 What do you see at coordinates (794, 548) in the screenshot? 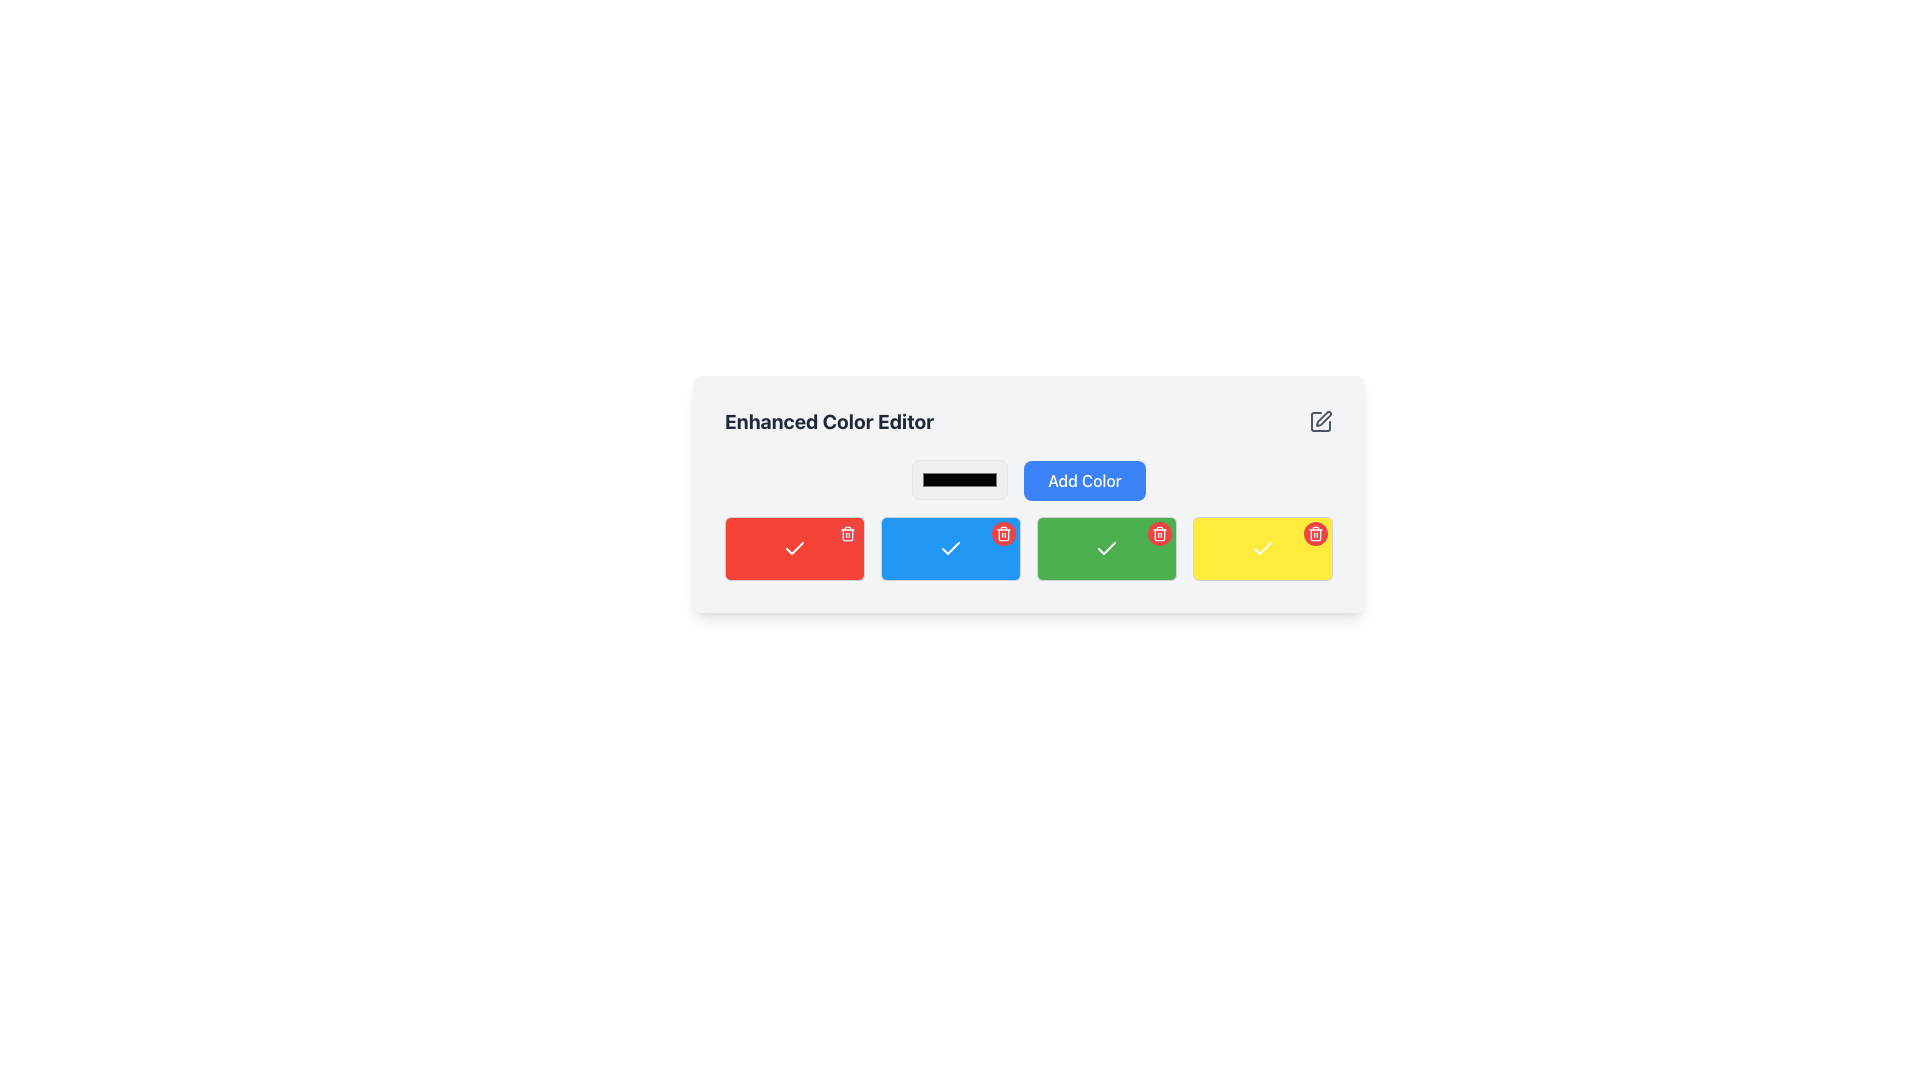
I see `the color block with action icons for the red option located just below the 'Enhanced Color Editor' title` at bounding box center [794, 548].